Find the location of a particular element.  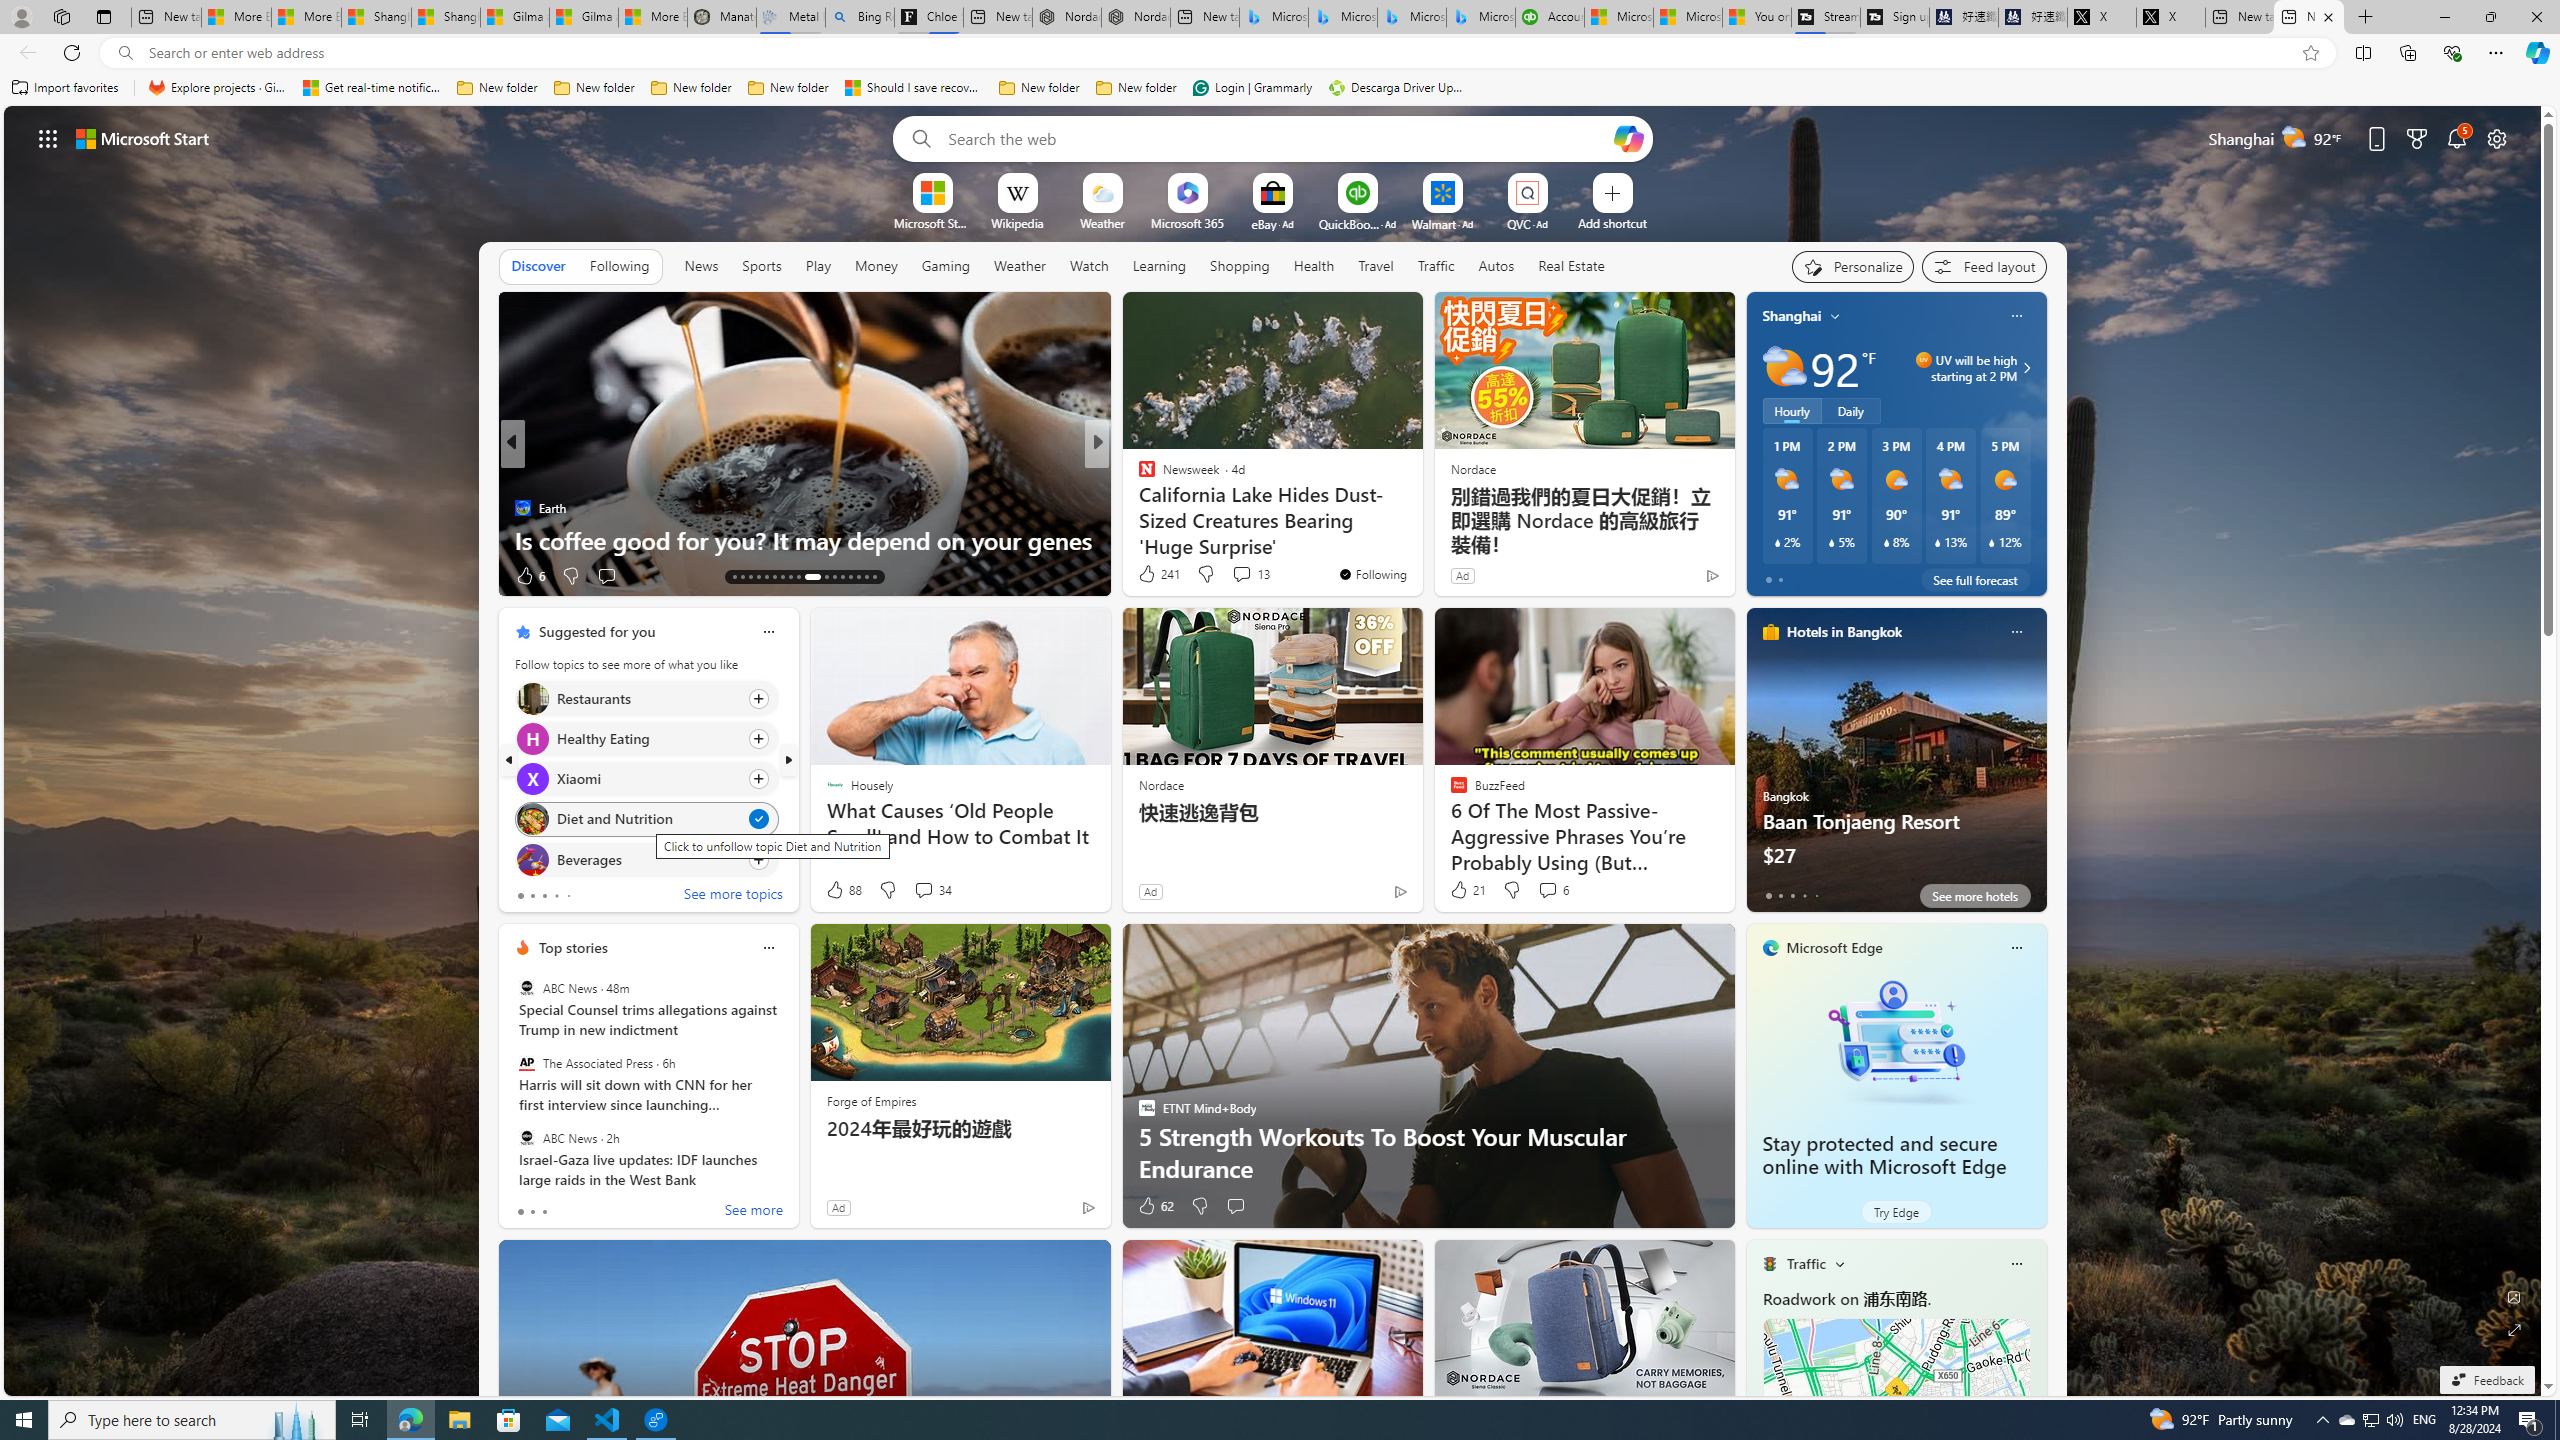

'Ad Choice' is located at coordinates (1088, 1206).